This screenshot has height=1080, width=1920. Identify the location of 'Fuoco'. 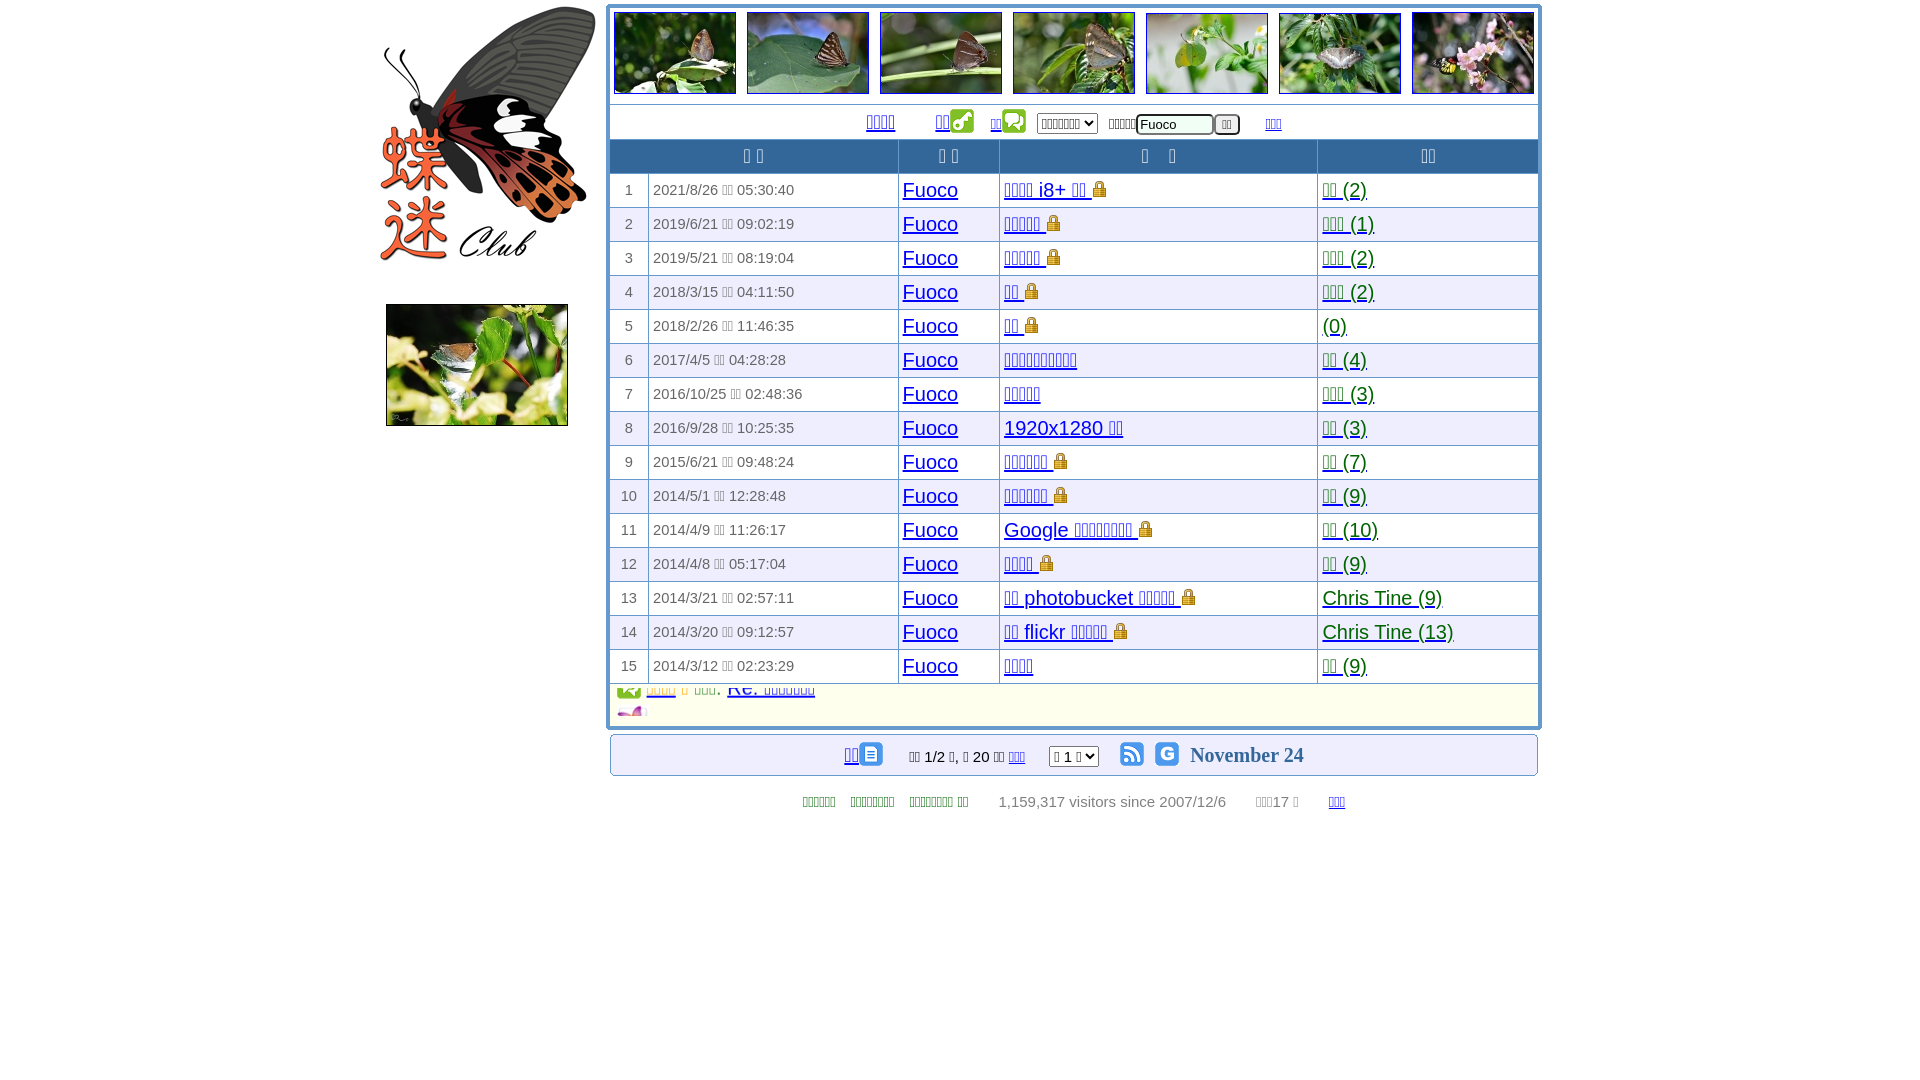
(930, 563).